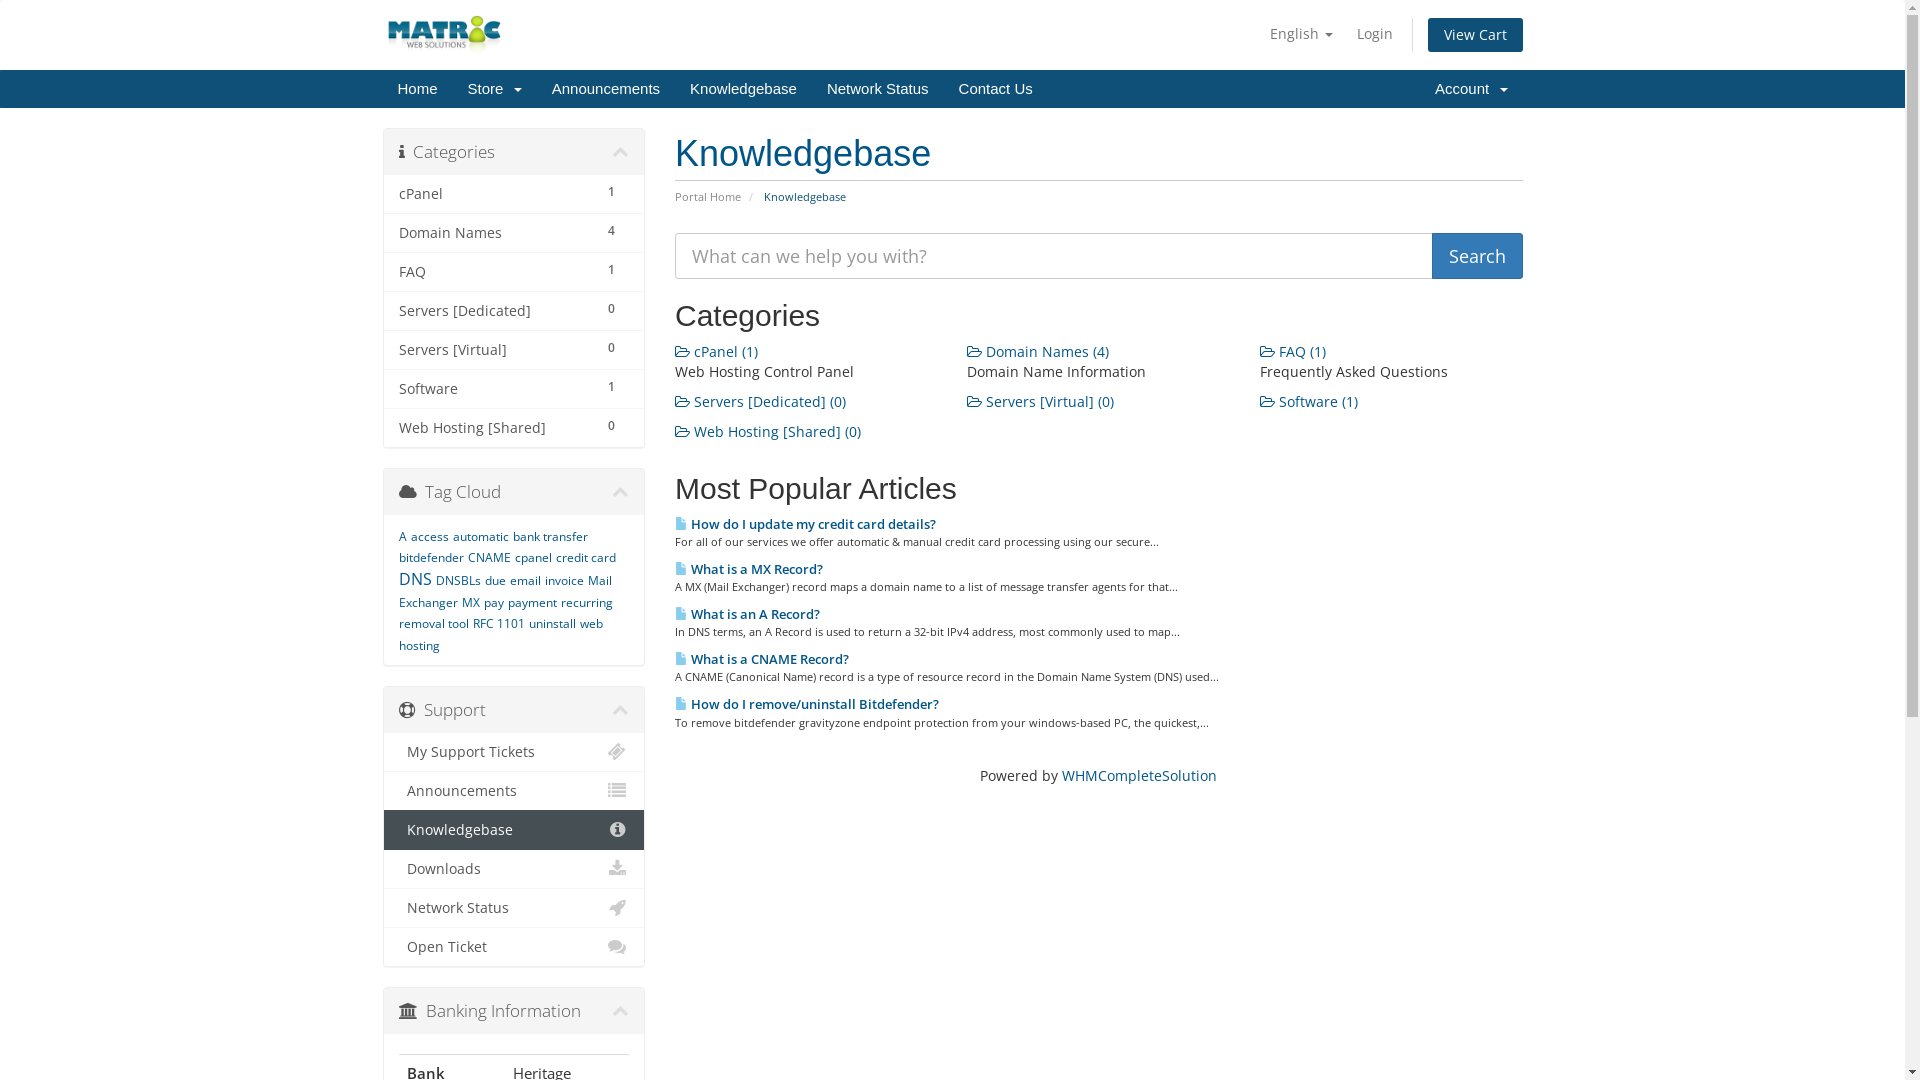  I want to click on 'View Cart', so click(1475, 34).